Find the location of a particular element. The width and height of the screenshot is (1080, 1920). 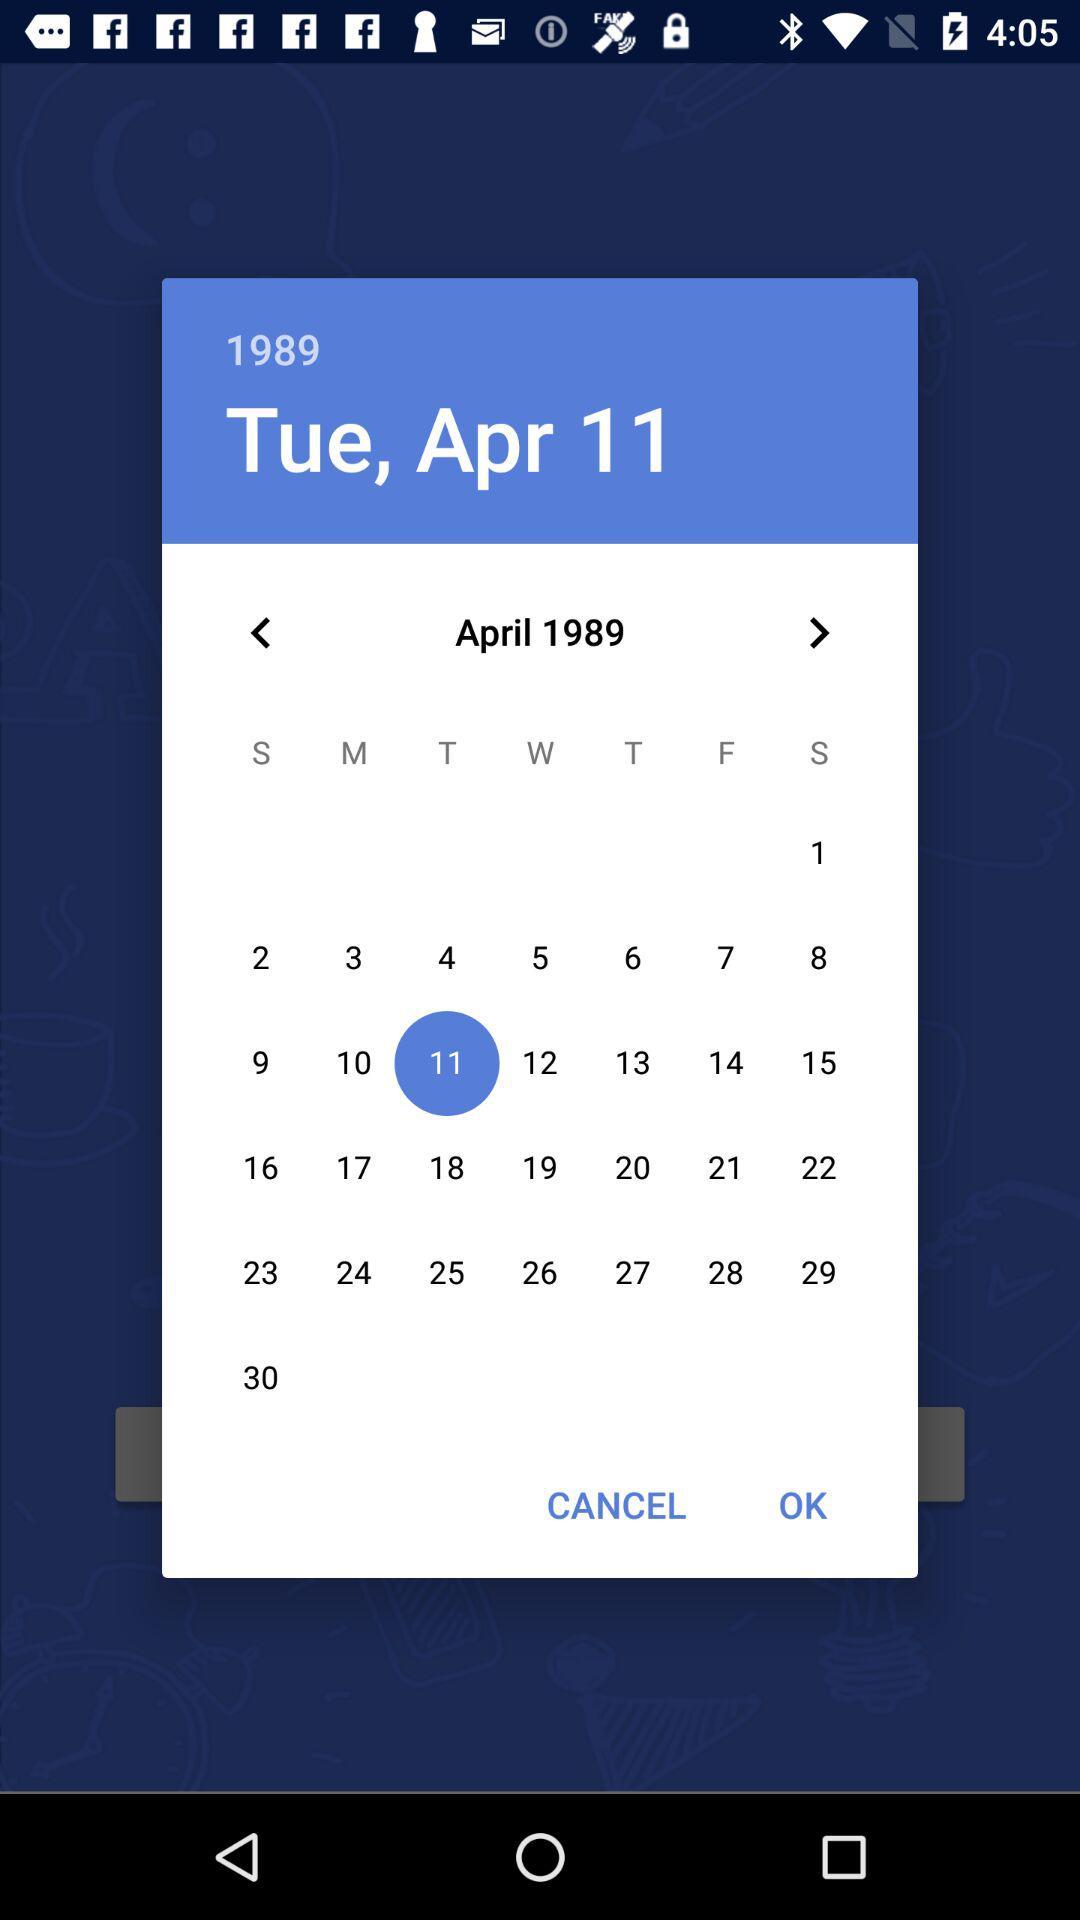

the 1989 icon is located at coordinates (540, 327).